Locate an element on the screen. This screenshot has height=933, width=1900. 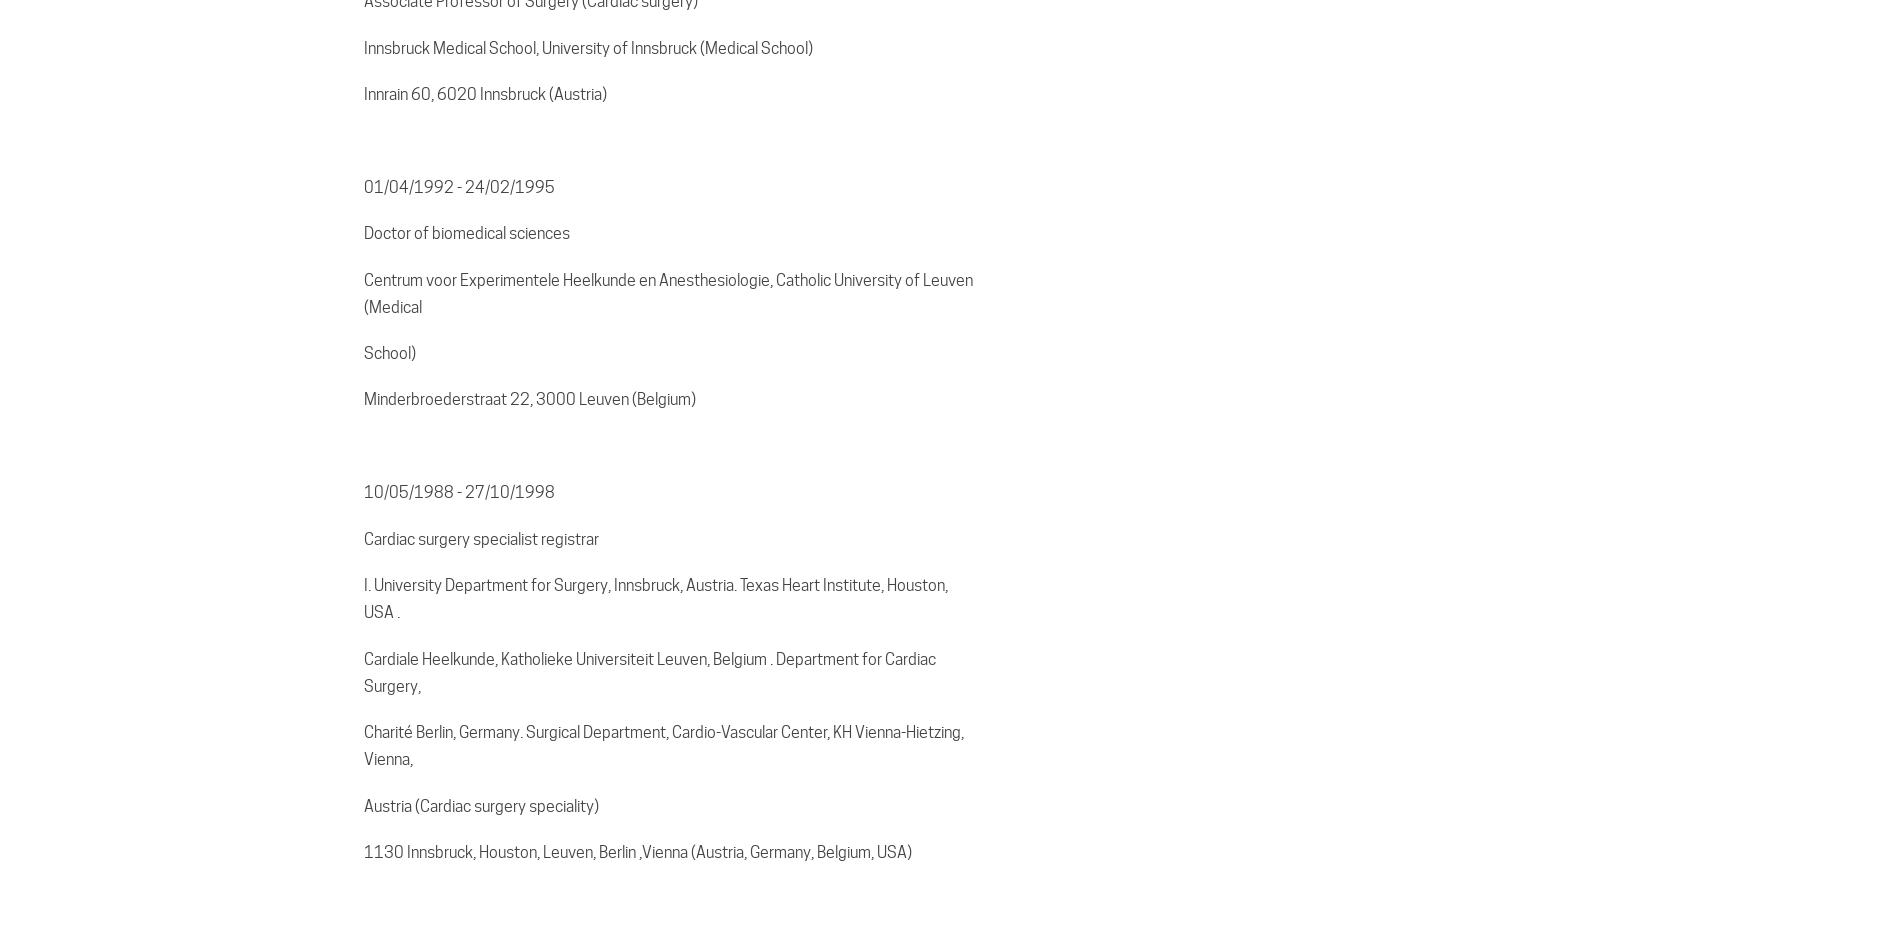
'Innsbruck Medical School, University of Innsbruck (Medical School)' is located at coordinates (588, 46).